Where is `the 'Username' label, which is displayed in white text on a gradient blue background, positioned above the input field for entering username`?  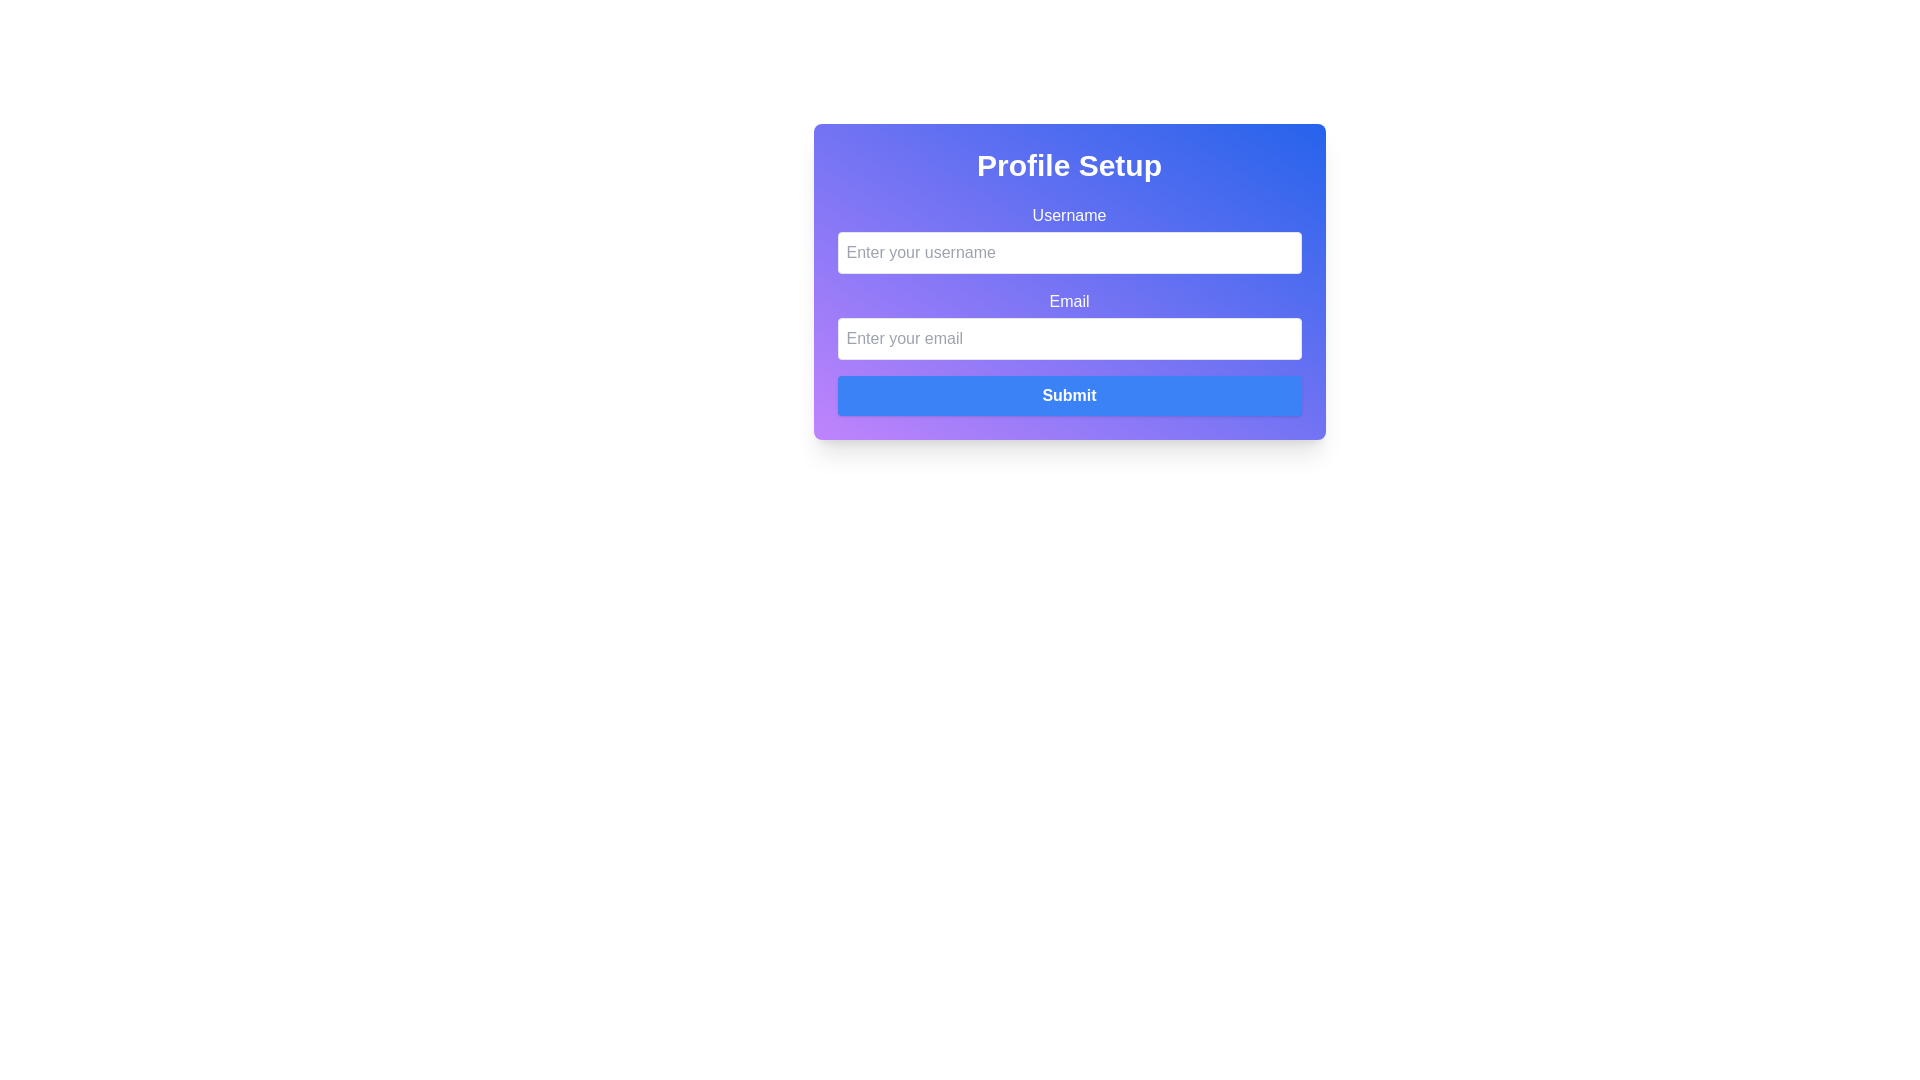
the 'Username' label, which is displayed in white text on a gradient blue background, positioned above the input field for entering username is located at coordinates (1068, 216).